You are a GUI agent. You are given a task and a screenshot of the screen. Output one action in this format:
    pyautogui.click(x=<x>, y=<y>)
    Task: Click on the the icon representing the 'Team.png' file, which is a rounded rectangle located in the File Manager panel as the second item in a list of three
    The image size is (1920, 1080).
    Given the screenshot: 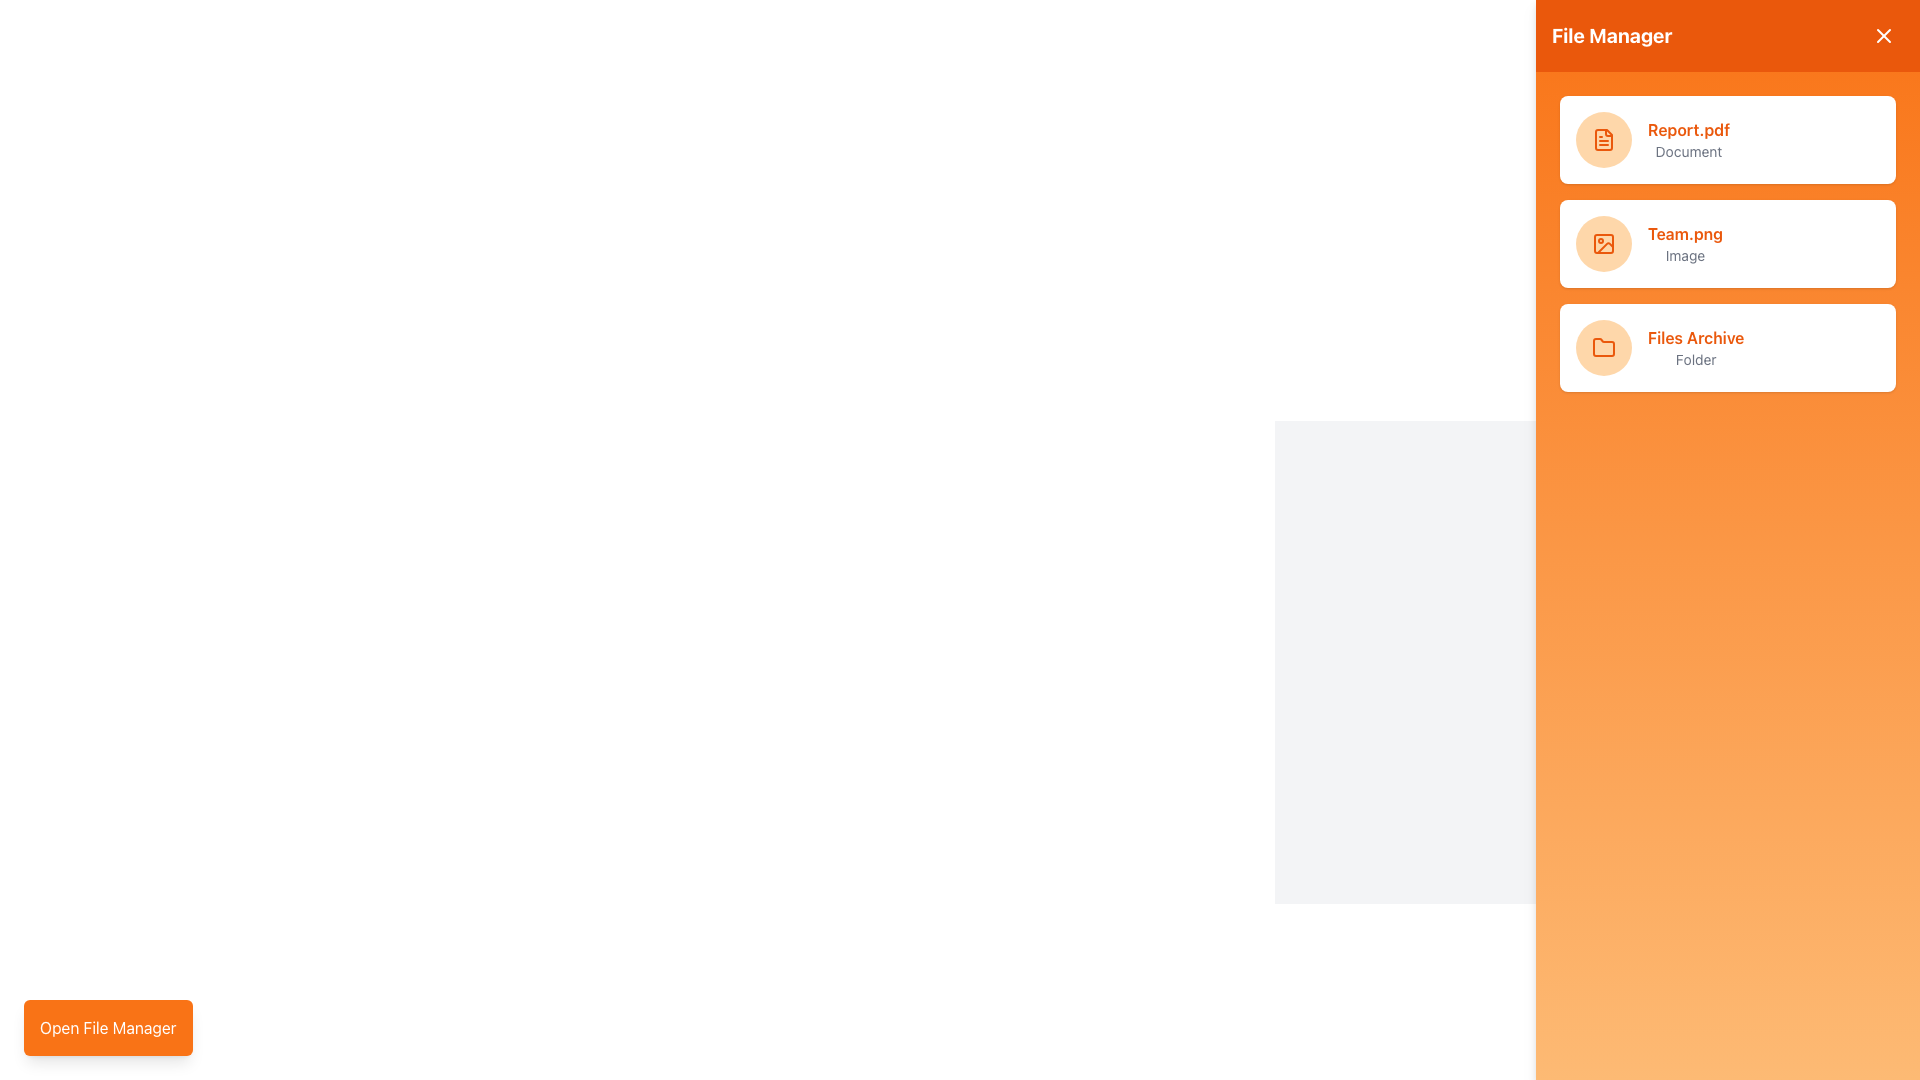 What is the action you would take?
    pyautogui.click(x=1603, y=242)
    